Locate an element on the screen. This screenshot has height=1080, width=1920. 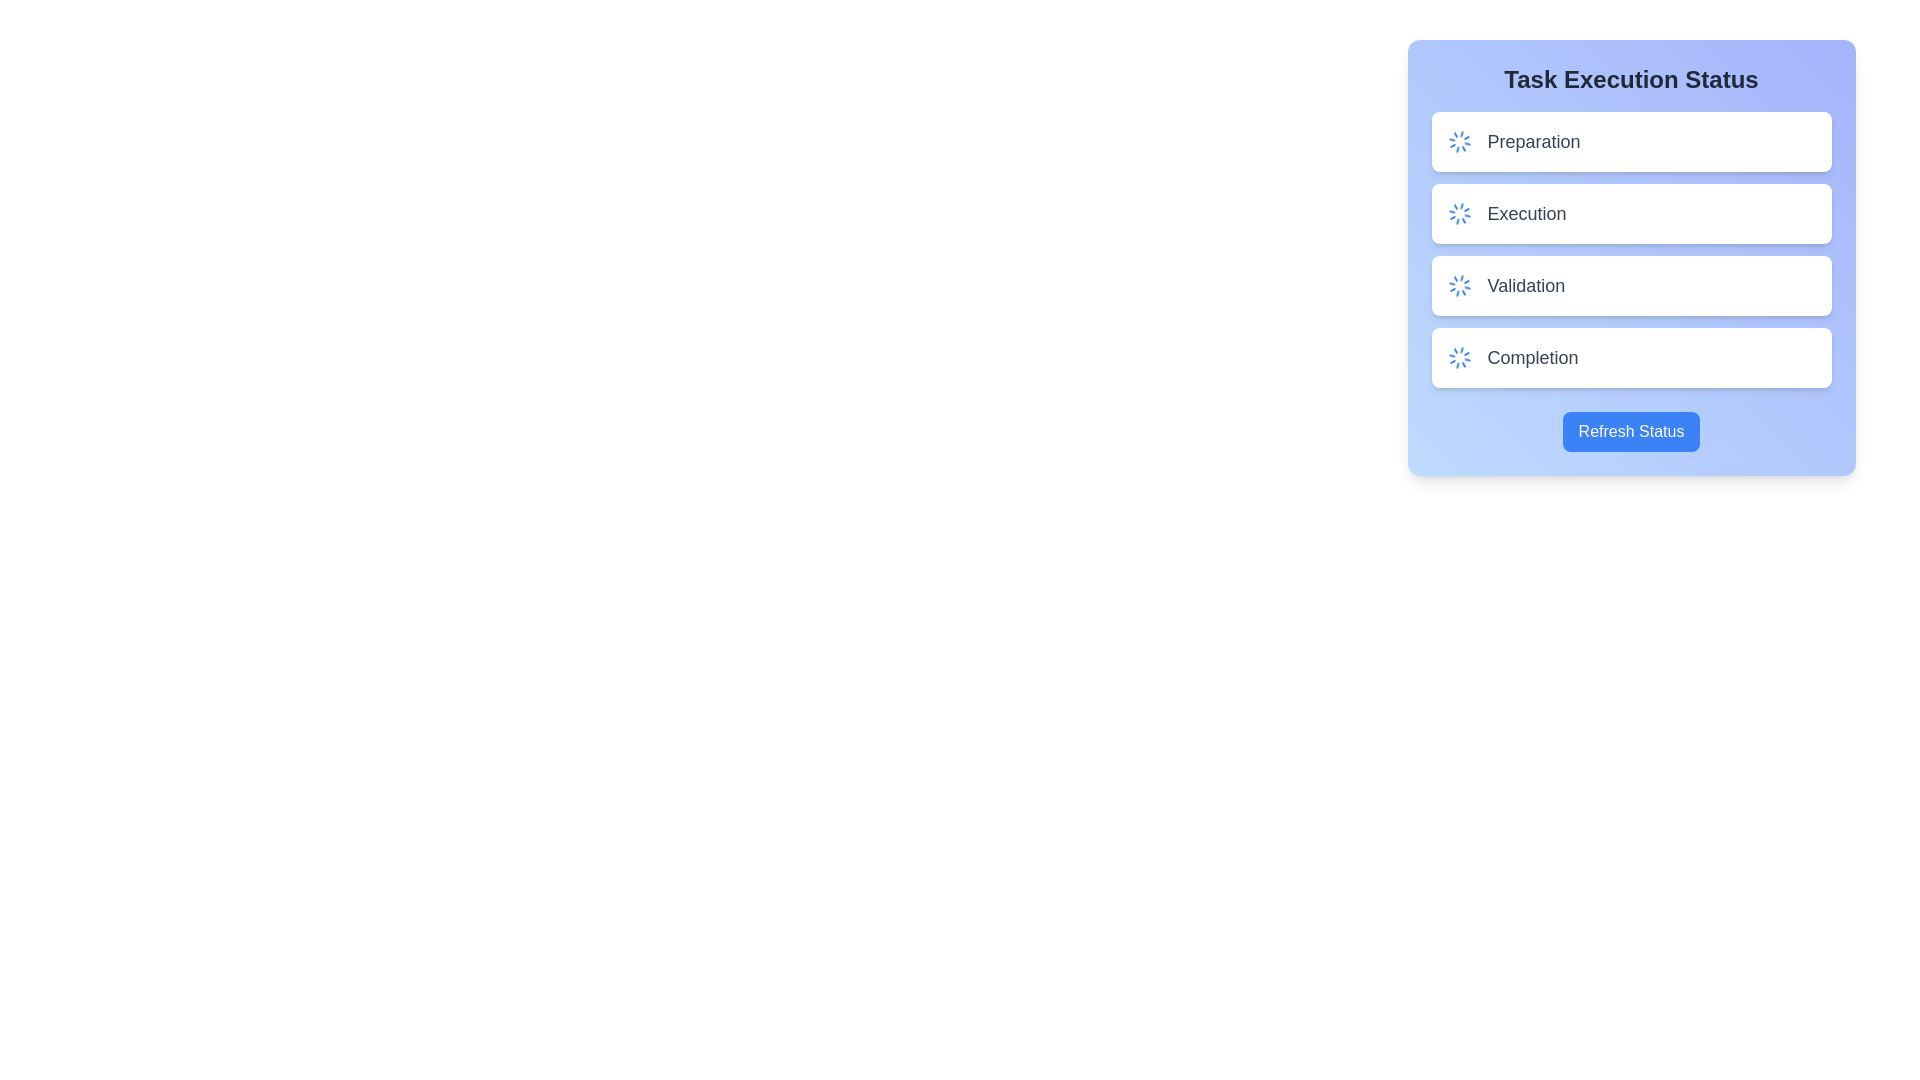
the Spinner element located in the 'Validation' section, which is positioned to the left of the 'Validation' label is located at coordinates (1459, 285).